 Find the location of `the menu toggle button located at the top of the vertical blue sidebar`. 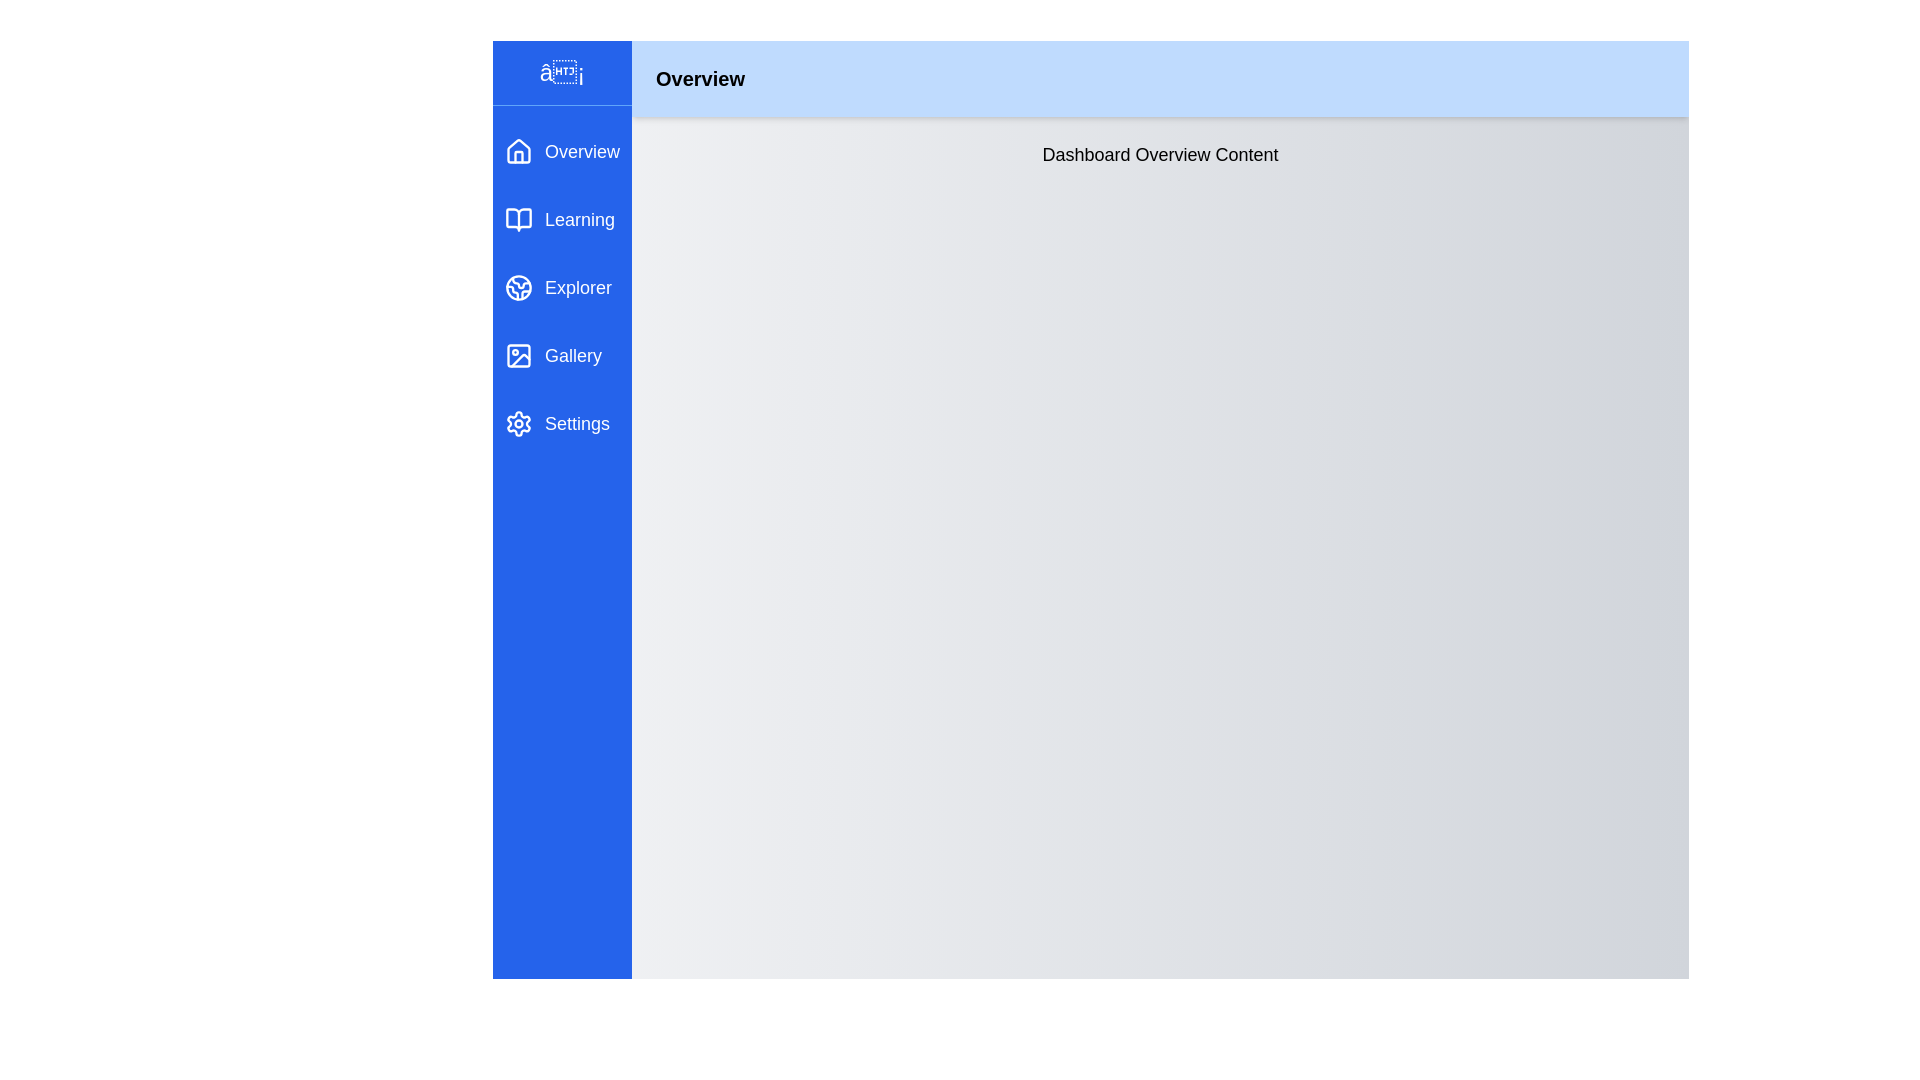

the menu toggle button located at the top of the vertical blue sidebar is located at coordinates (561, 72).